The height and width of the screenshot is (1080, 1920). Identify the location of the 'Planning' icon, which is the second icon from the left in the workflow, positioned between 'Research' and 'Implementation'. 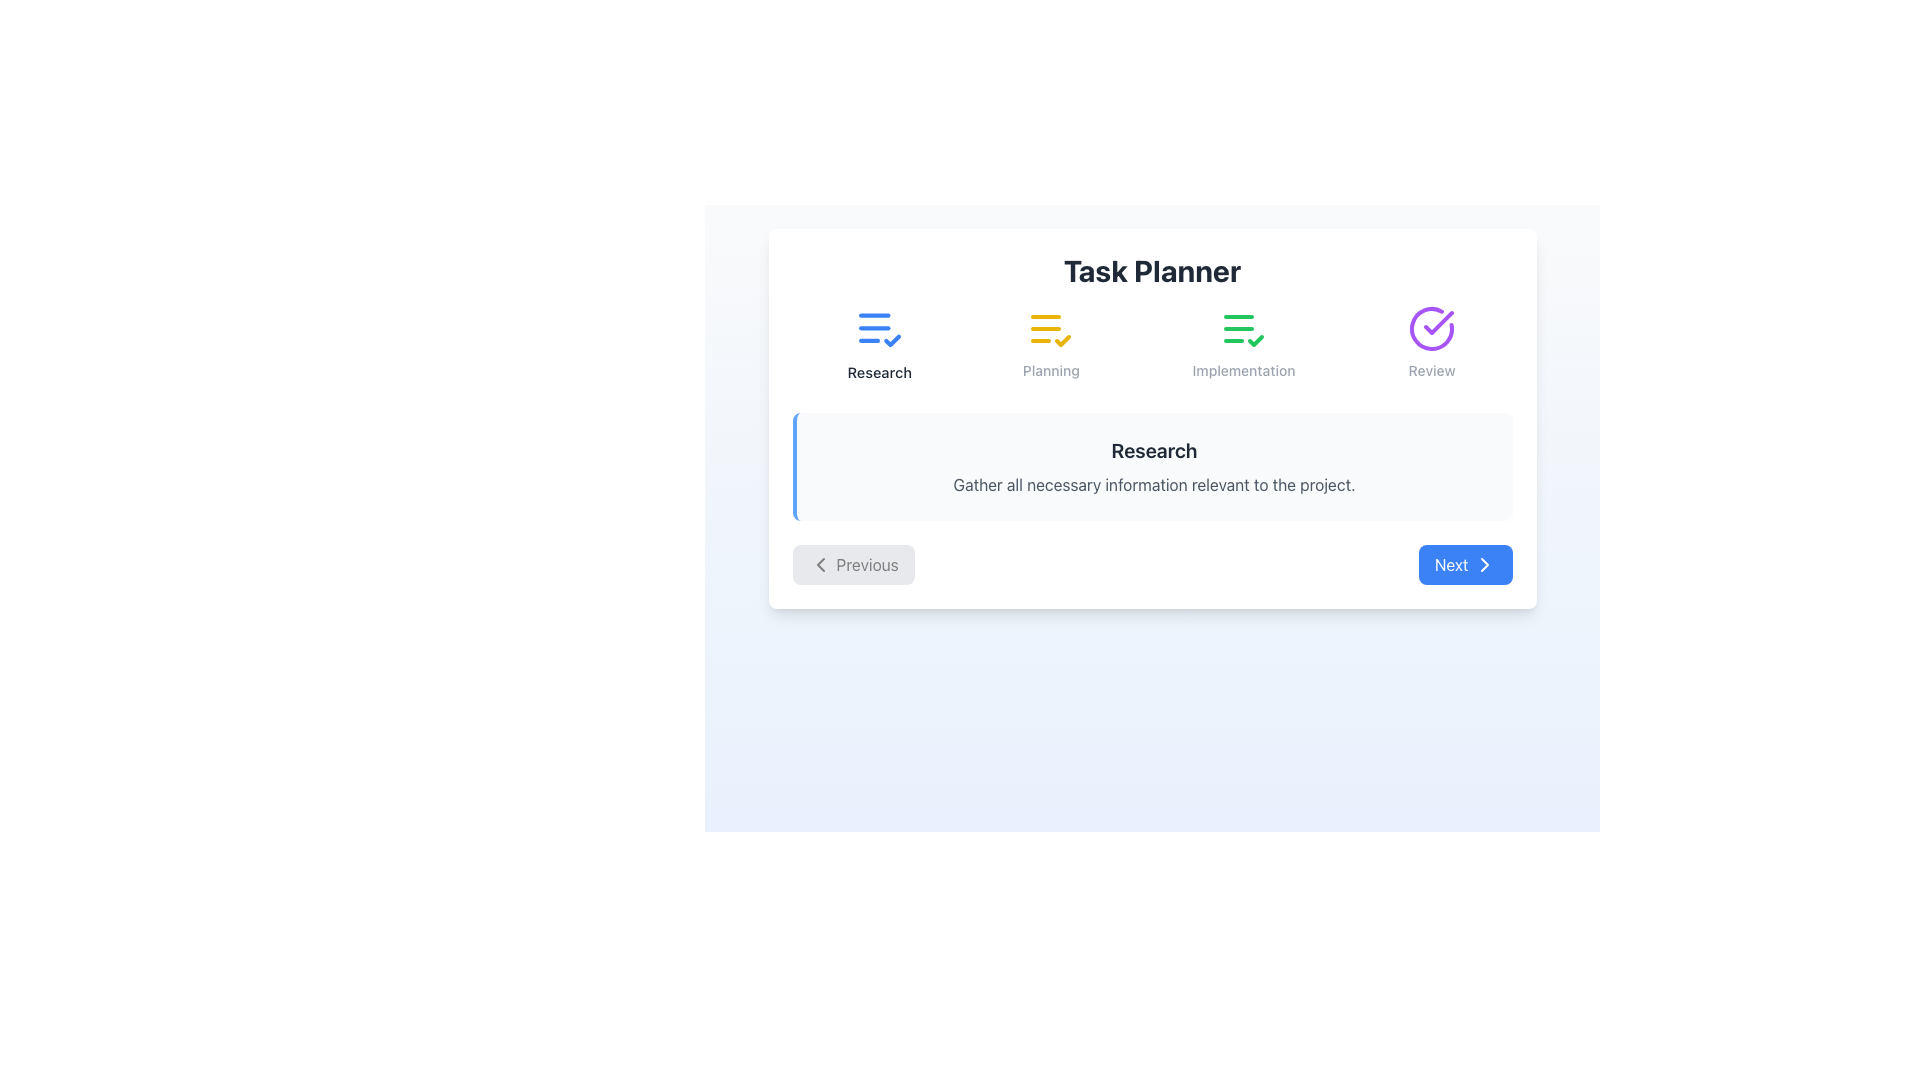
(1050, 327).